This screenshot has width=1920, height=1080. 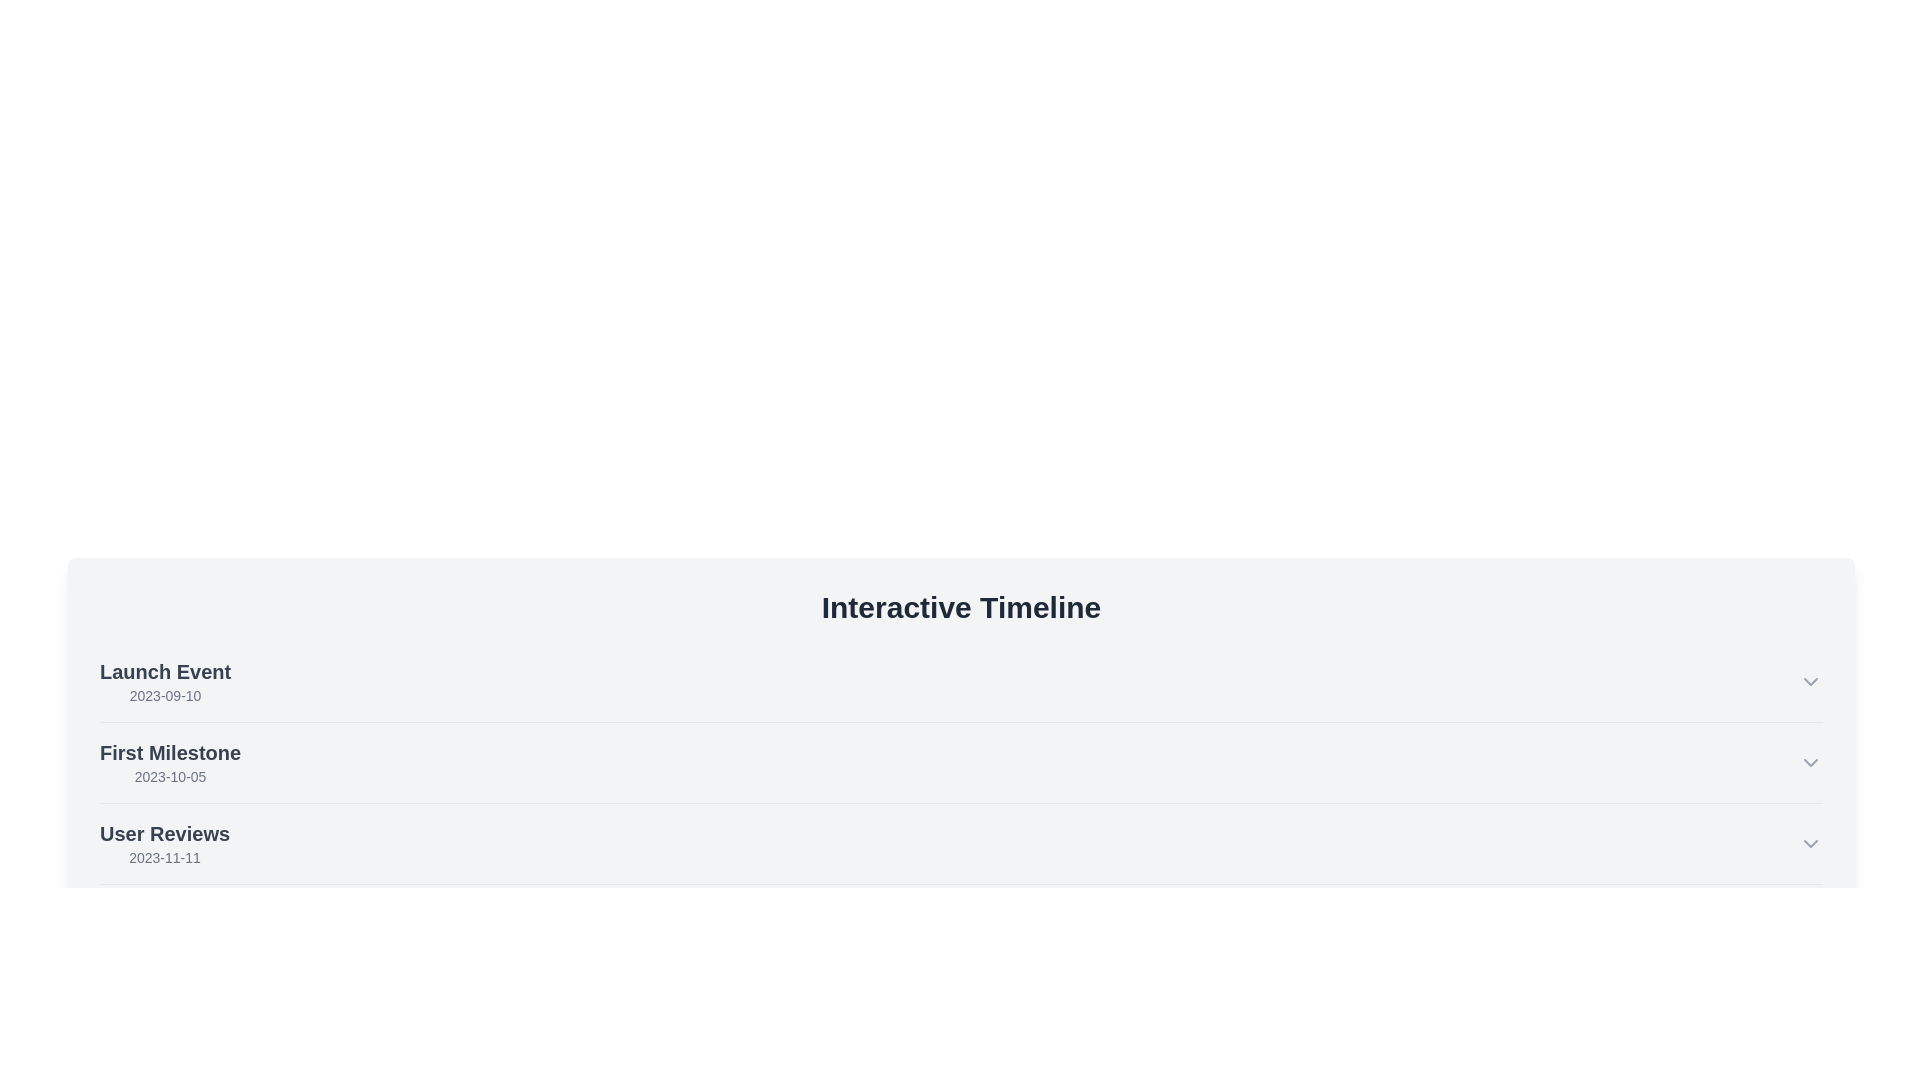 What do you see at coordinates (165, 844) in the screenshot?
I see `the 'User Reviews' text label, which displays the date '2023-11-11', positioned below 'First Milestone' and above an empty space, aligned to the left side of the layout` at bounding box center [165, 844].